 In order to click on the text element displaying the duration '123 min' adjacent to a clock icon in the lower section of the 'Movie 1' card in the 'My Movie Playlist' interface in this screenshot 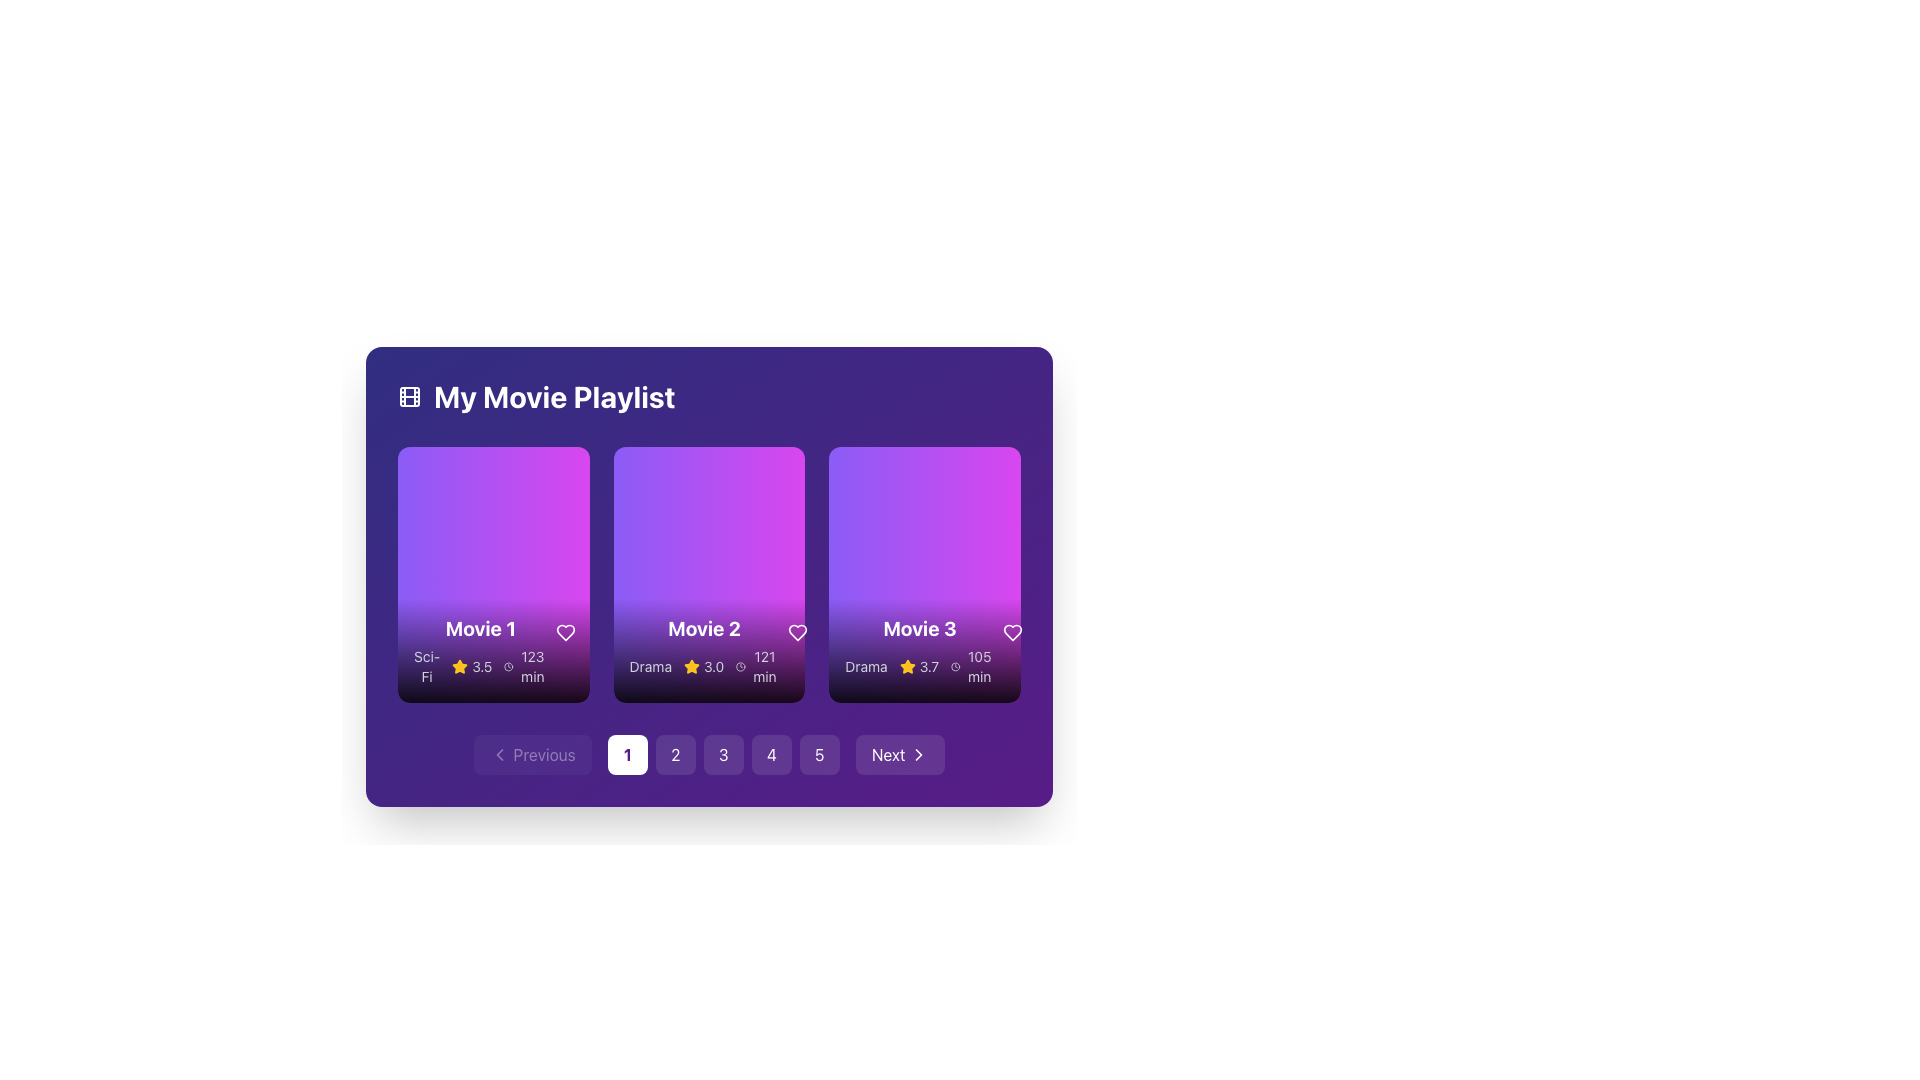, I will do `click(526, 667)`.